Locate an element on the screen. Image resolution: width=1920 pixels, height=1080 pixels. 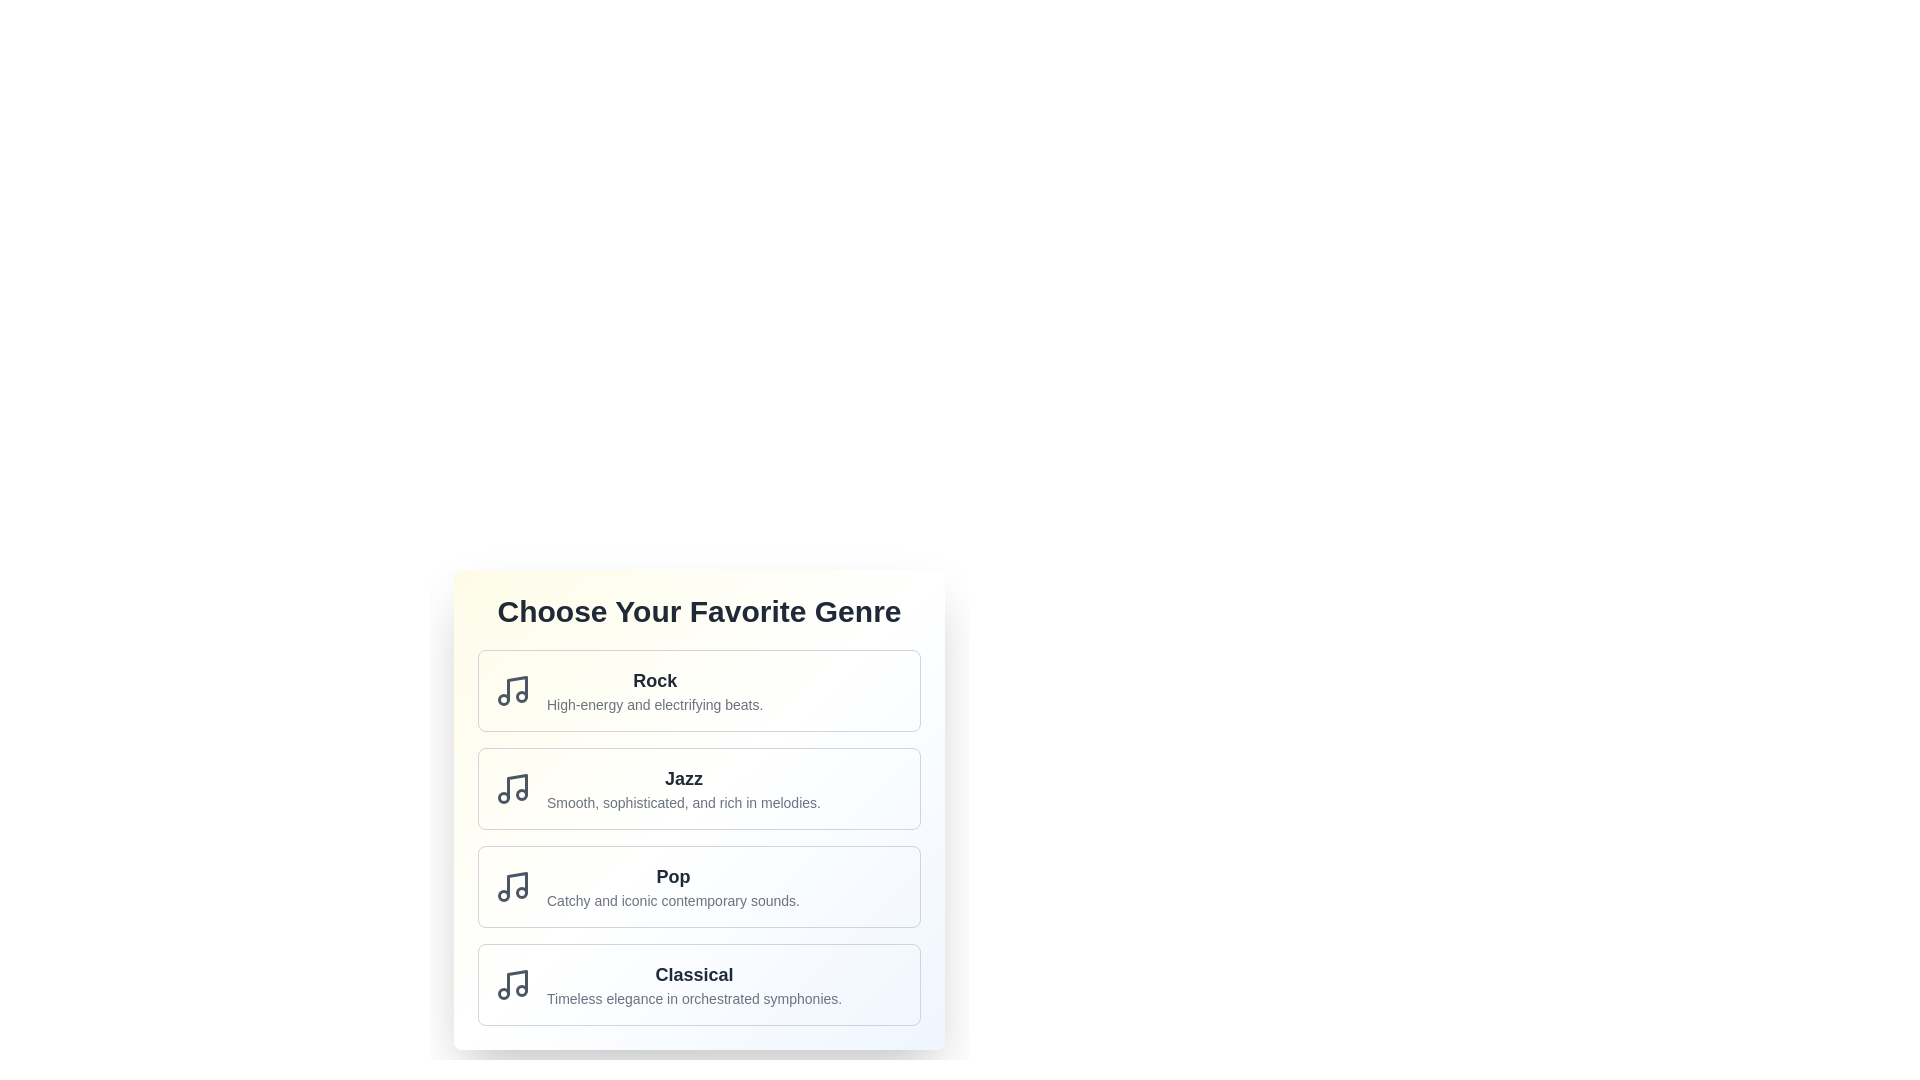
to select the 'Pop' genre from the vertical list of music genres, which is positioned in the third location of the list, below 'Jazz' and above 'Classical' is located at coordinates (699, 837).